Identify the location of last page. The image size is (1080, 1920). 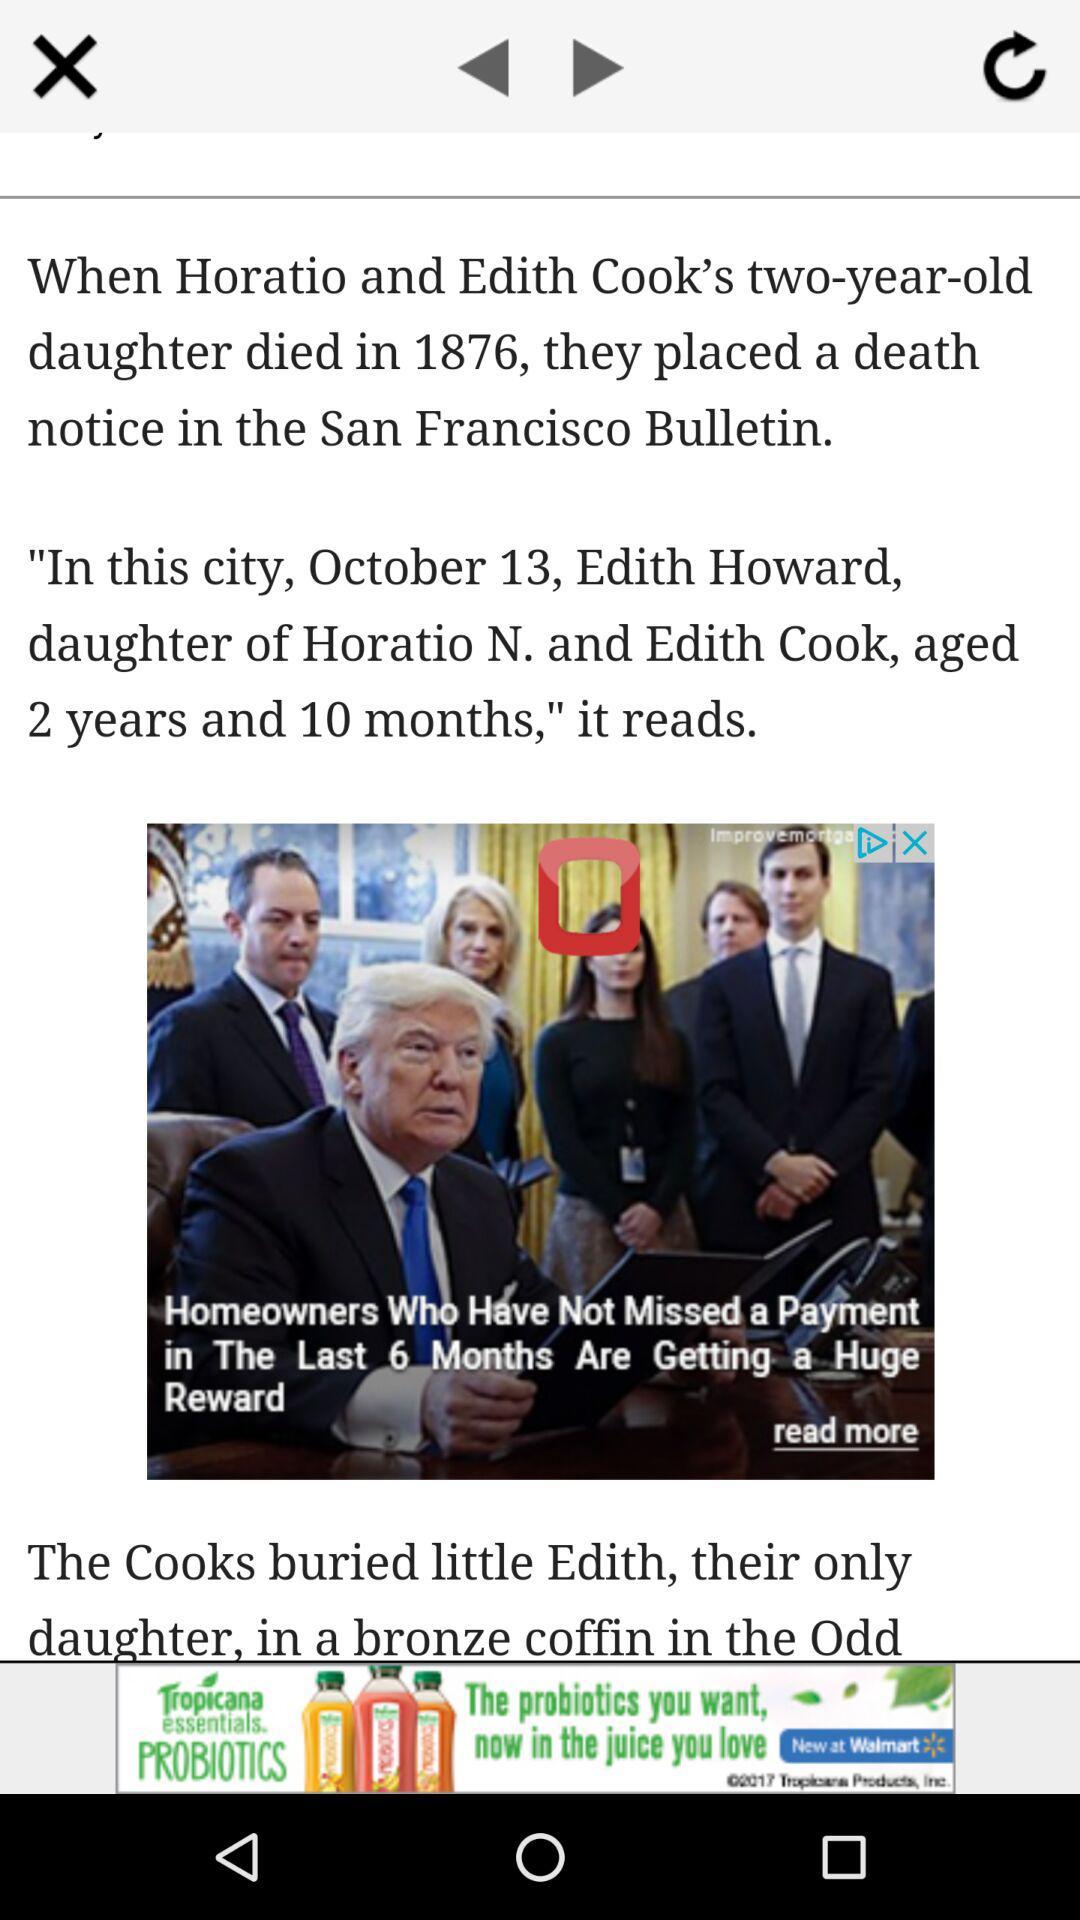
(482, 66).